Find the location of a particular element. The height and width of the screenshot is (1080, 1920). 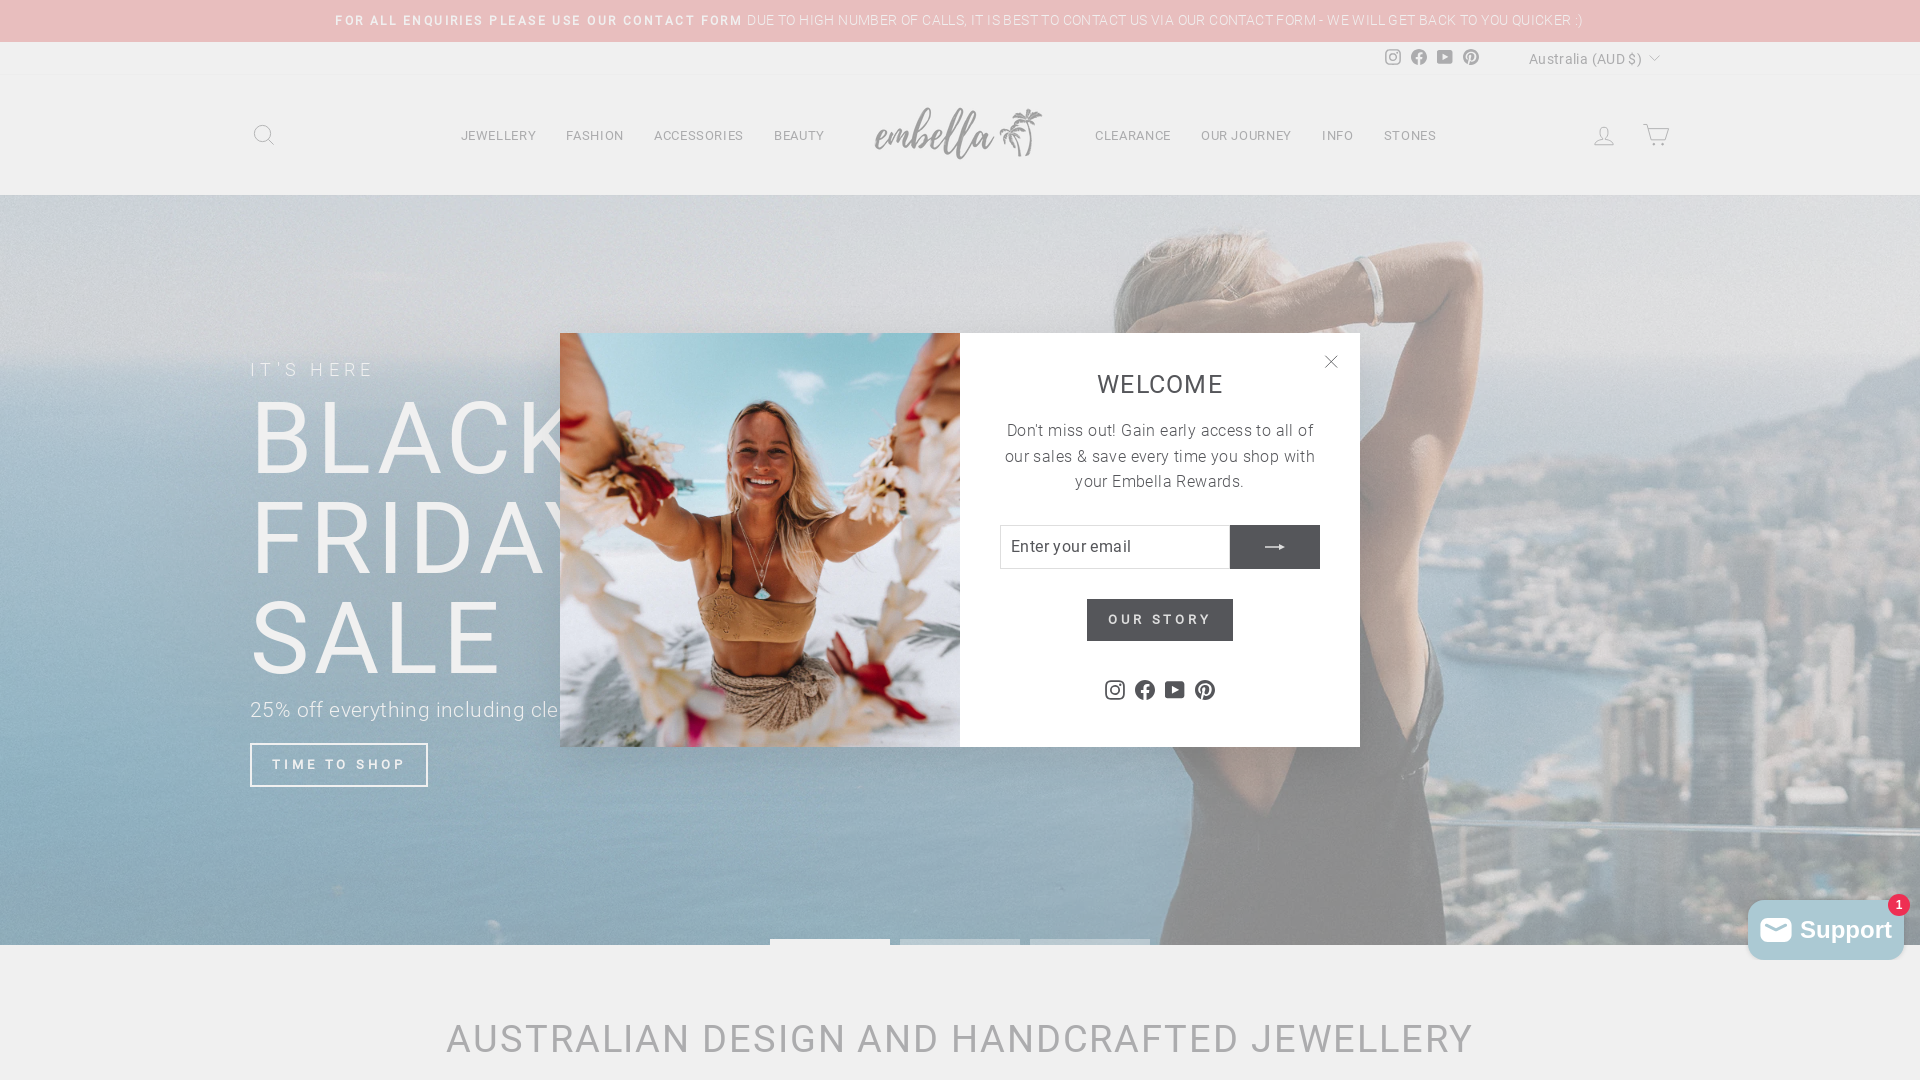

'Facebook' is located at coordinates (1418, 57).